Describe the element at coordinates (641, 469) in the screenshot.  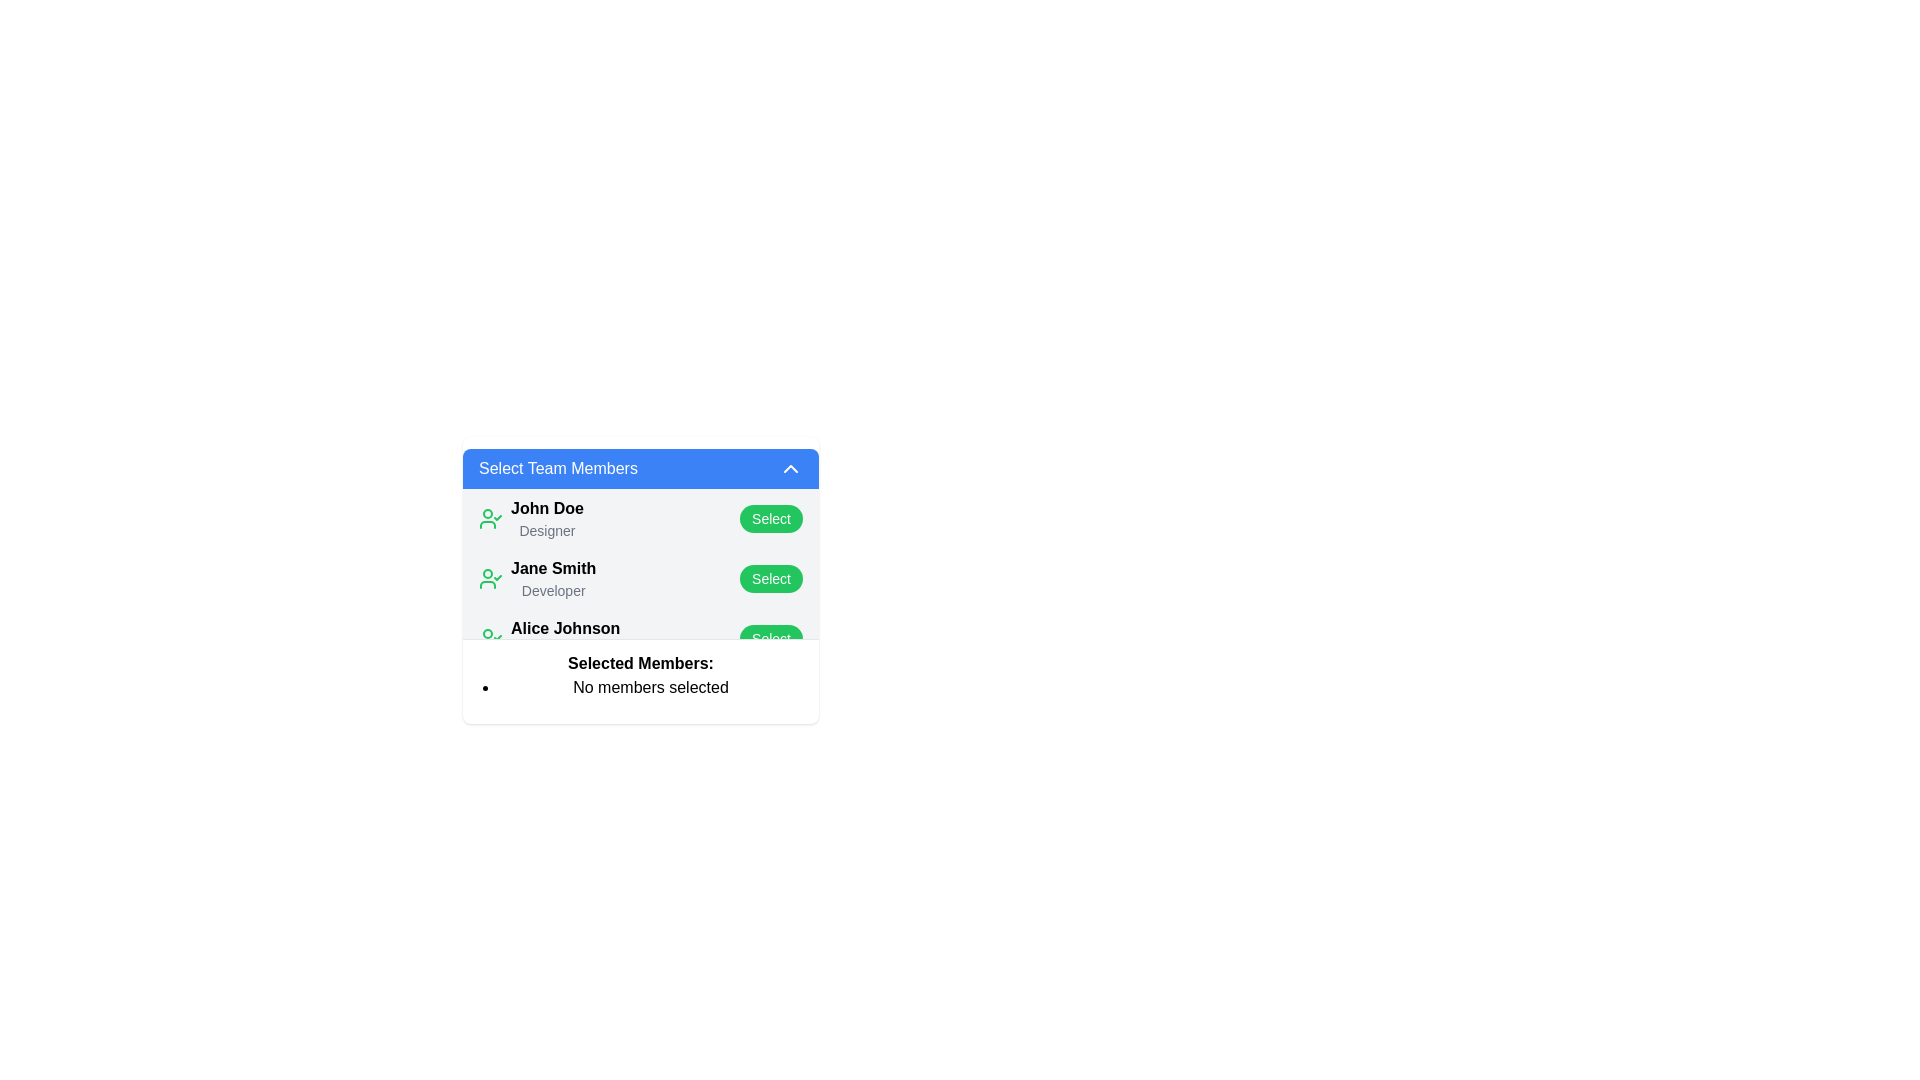
I see `the clickable dropdown button located at the top-left of the team member selection interface` at that location.